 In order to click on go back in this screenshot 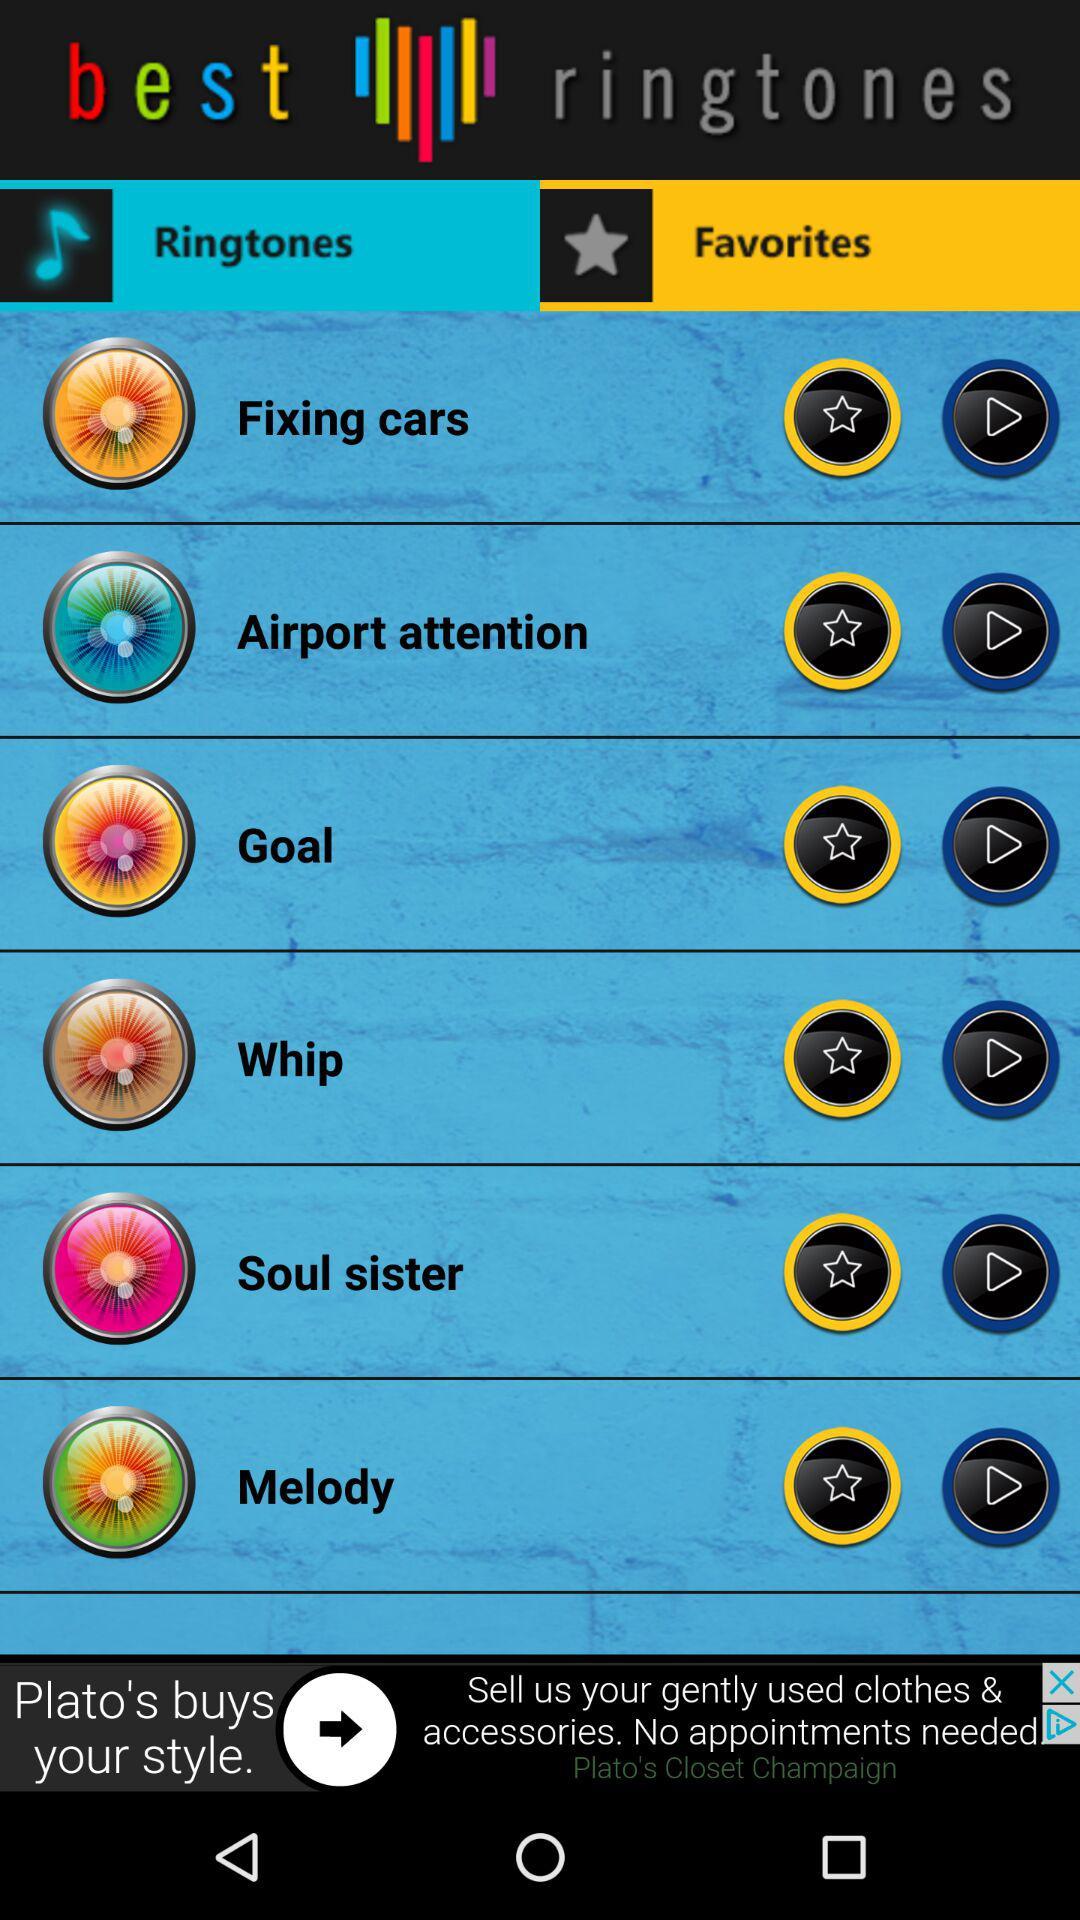, I will do `click(1000, 629)`.